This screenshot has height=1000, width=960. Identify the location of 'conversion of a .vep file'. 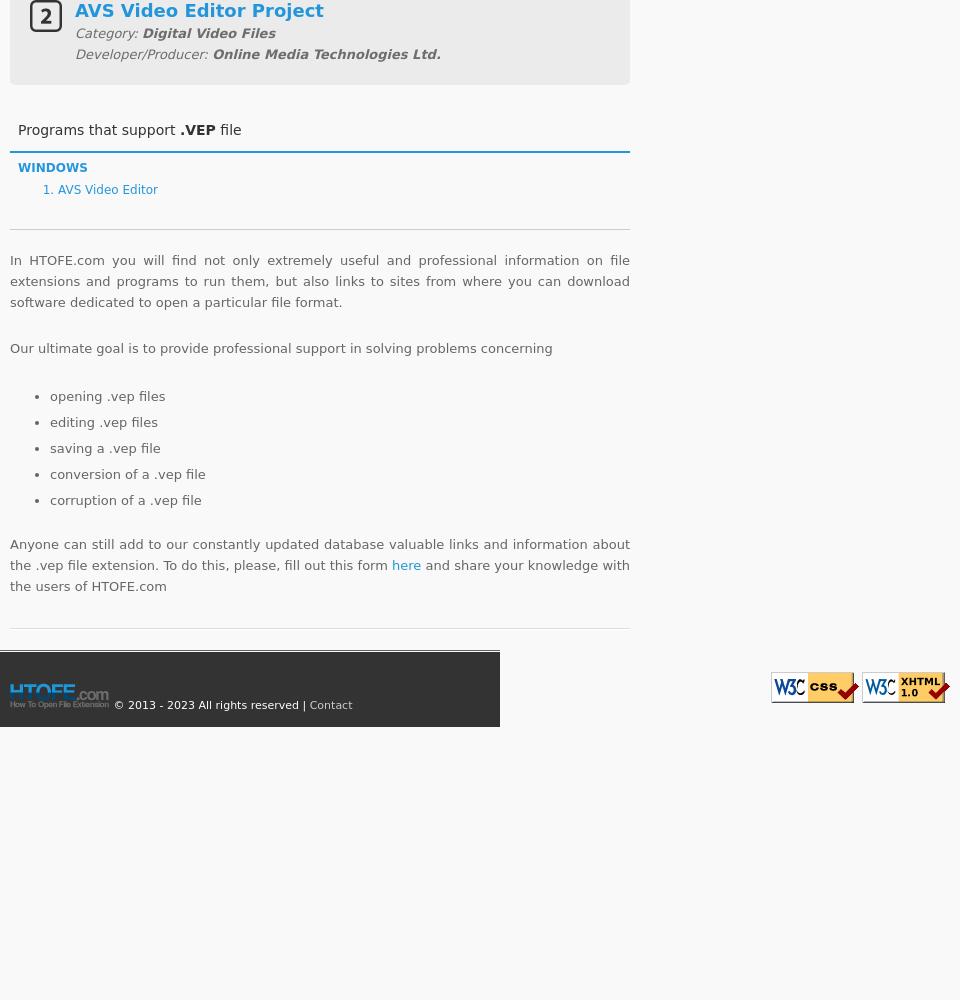
(126, 472).